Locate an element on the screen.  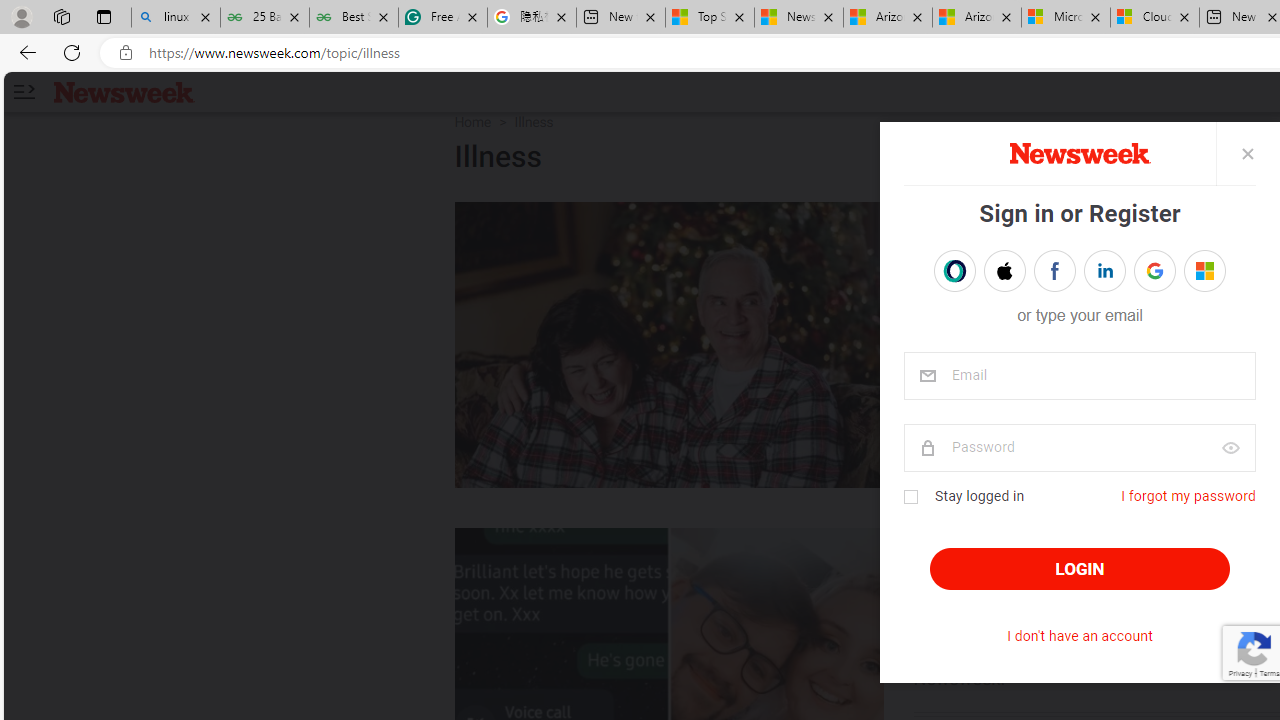
'25 Basic Linux Commands For Beginners - GeeksforGeeks' is located at coordinates (263, 17).